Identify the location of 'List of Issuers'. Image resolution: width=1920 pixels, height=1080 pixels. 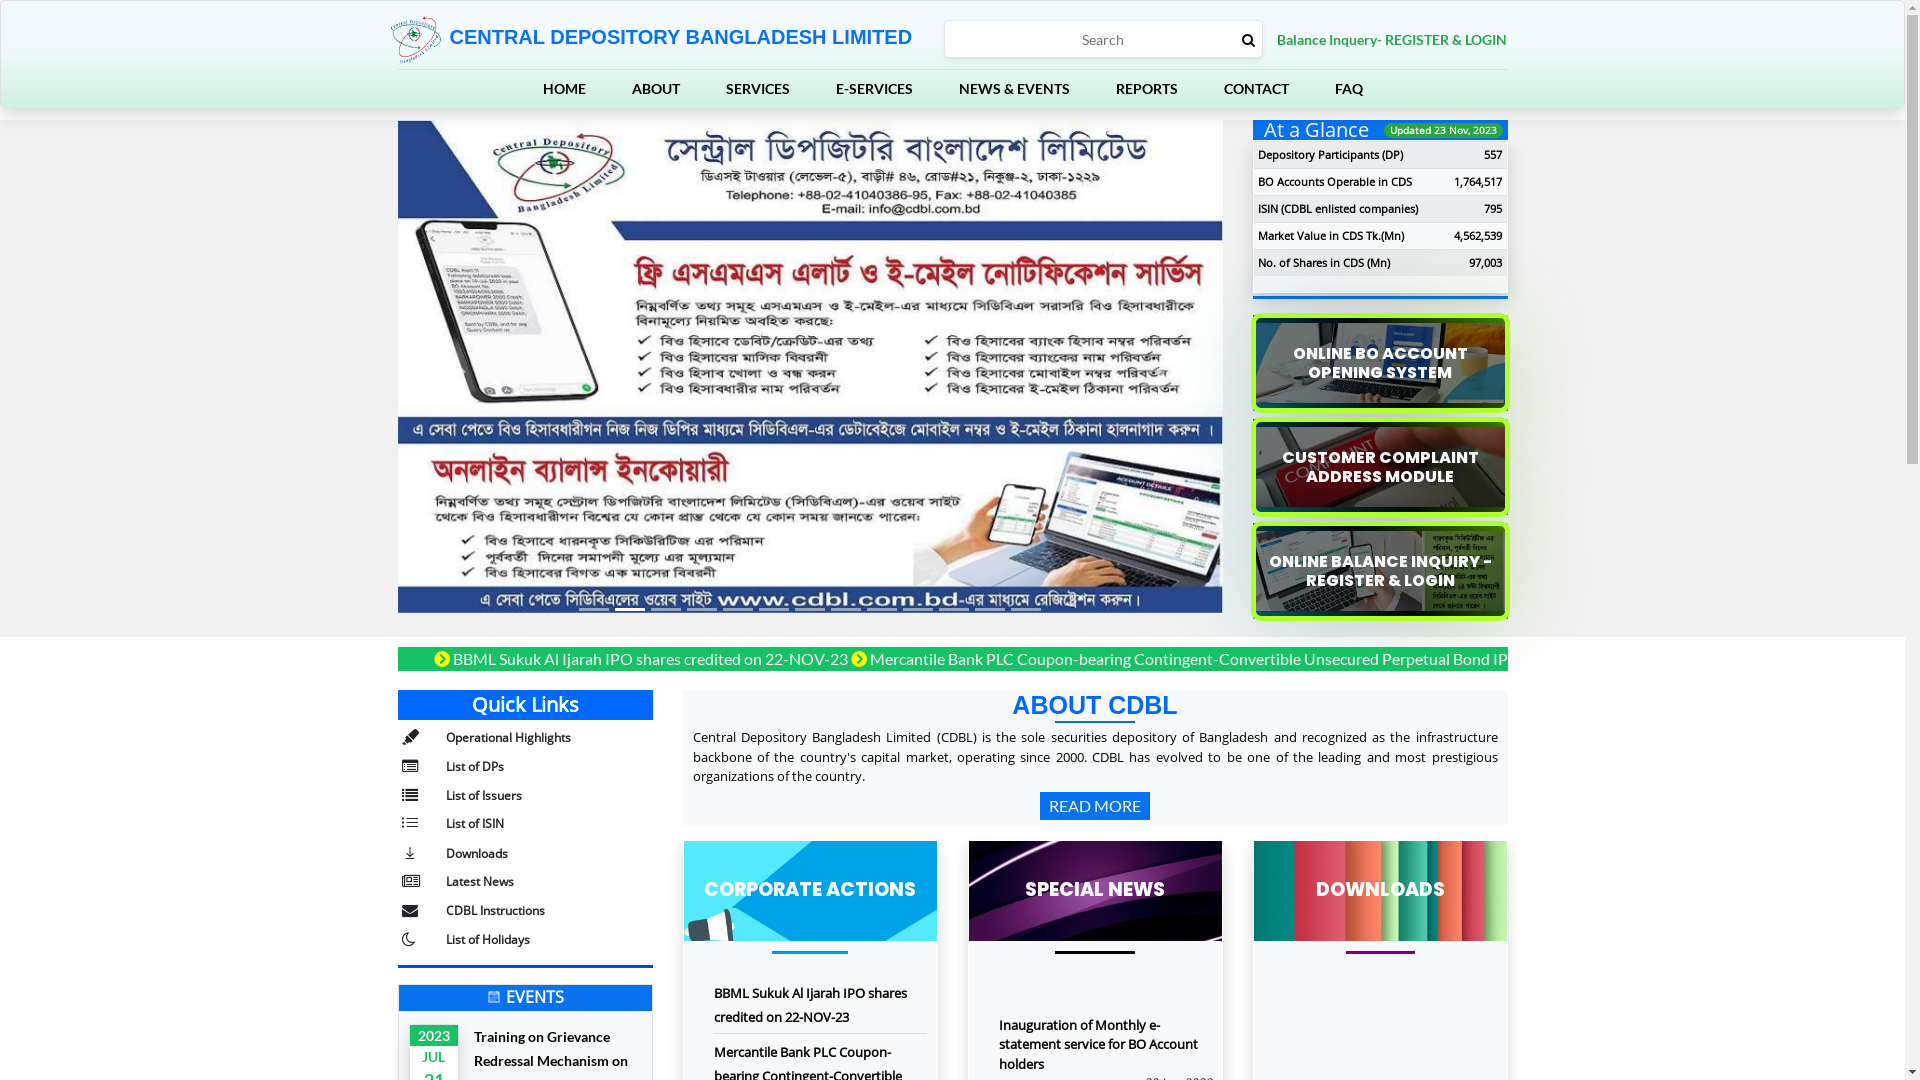
(484, 794).